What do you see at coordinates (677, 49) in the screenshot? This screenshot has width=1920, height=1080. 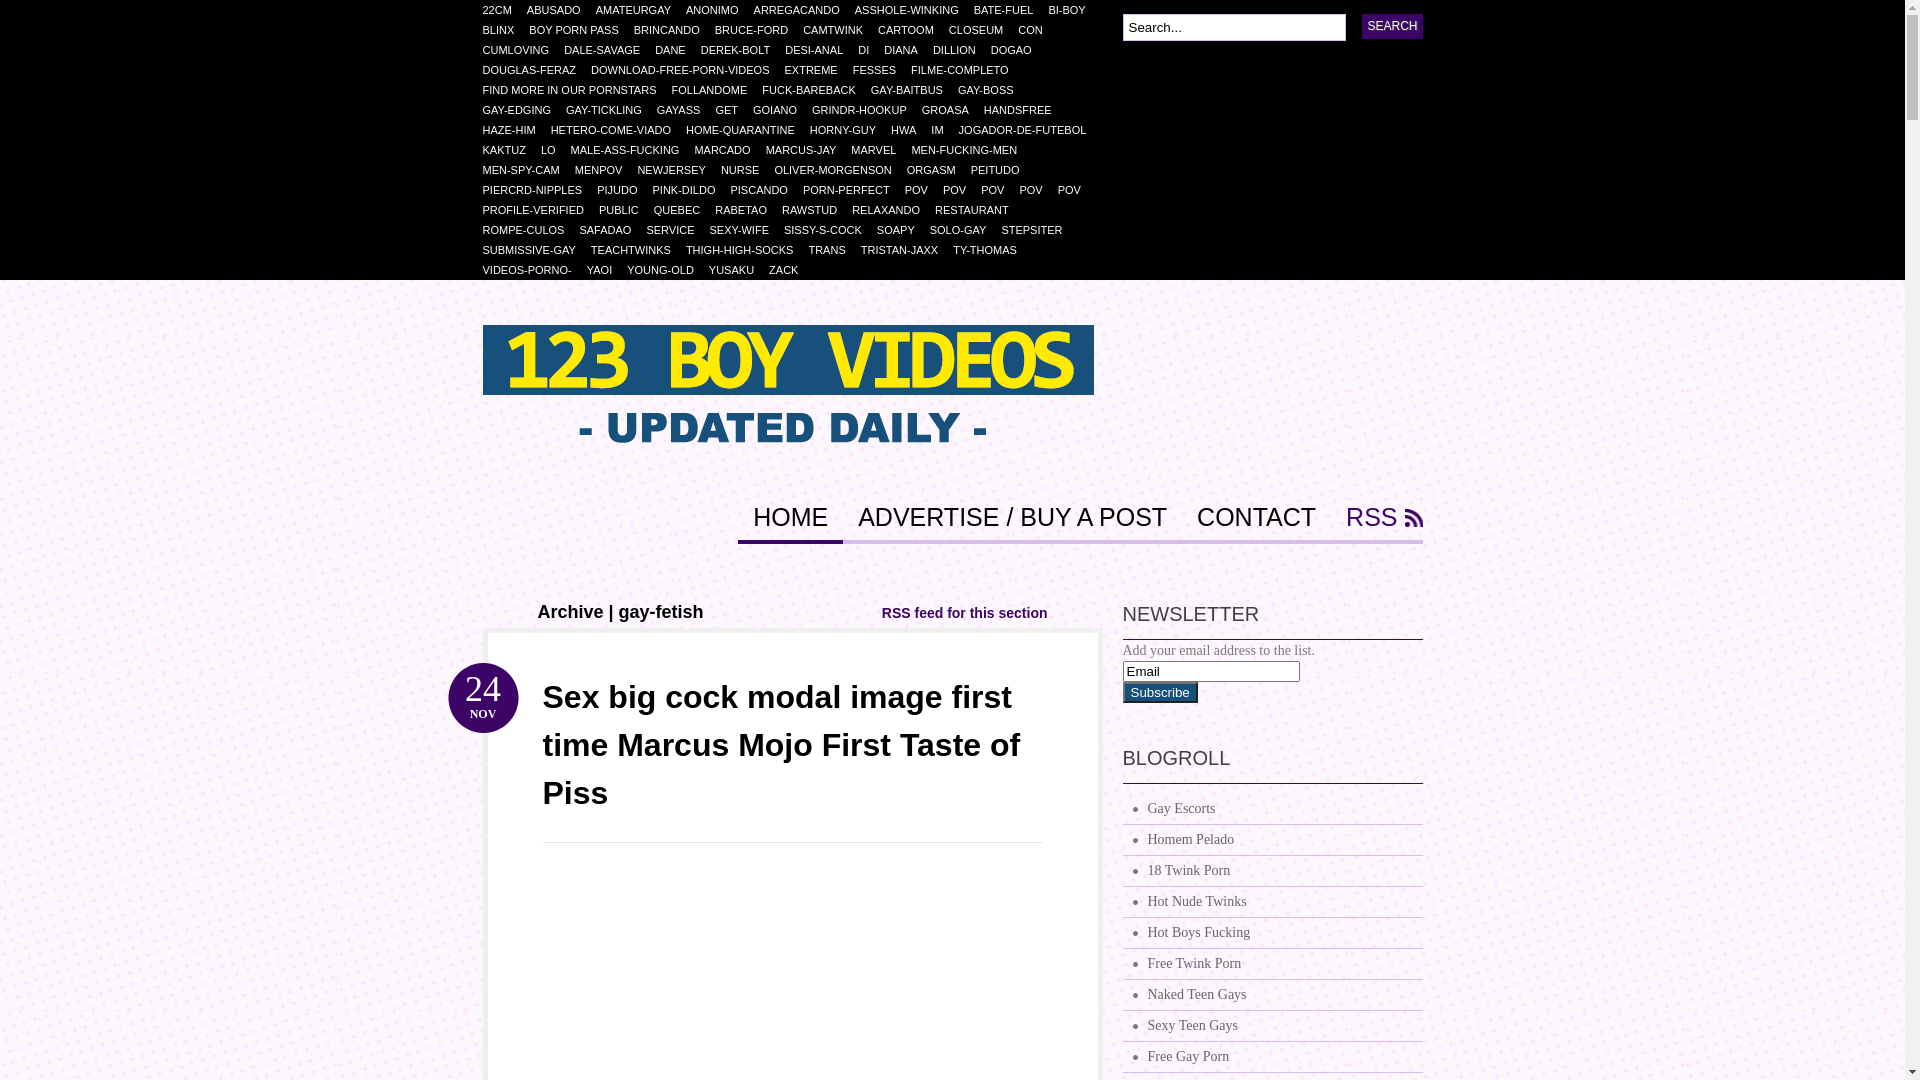 I see `'DANE'` at bounding box center [677, 49].